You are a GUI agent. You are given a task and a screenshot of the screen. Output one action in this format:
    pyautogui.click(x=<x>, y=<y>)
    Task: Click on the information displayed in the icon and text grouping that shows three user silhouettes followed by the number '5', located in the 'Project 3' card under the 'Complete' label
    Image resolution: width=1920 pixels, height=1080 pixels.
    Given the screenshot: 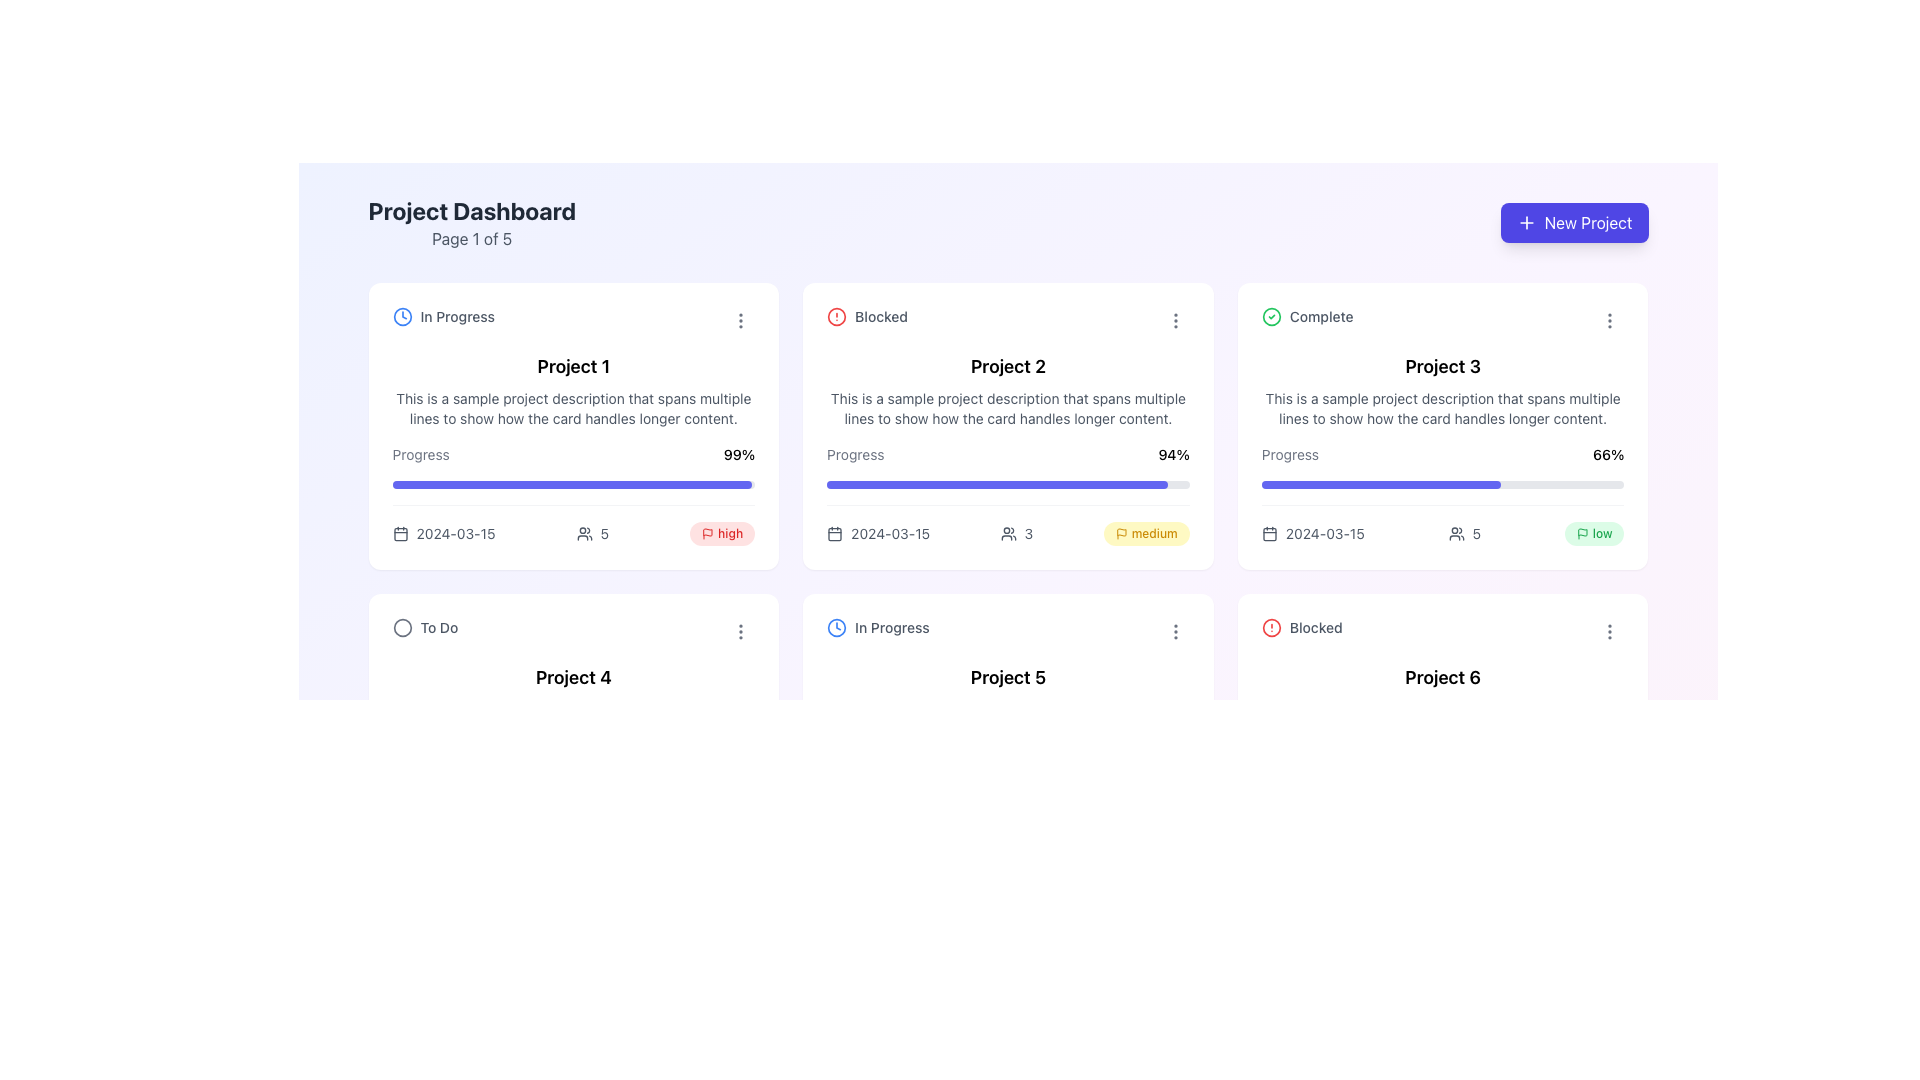 What is the action you would take?
    pyautogui.click(x=1464, y=532)
    